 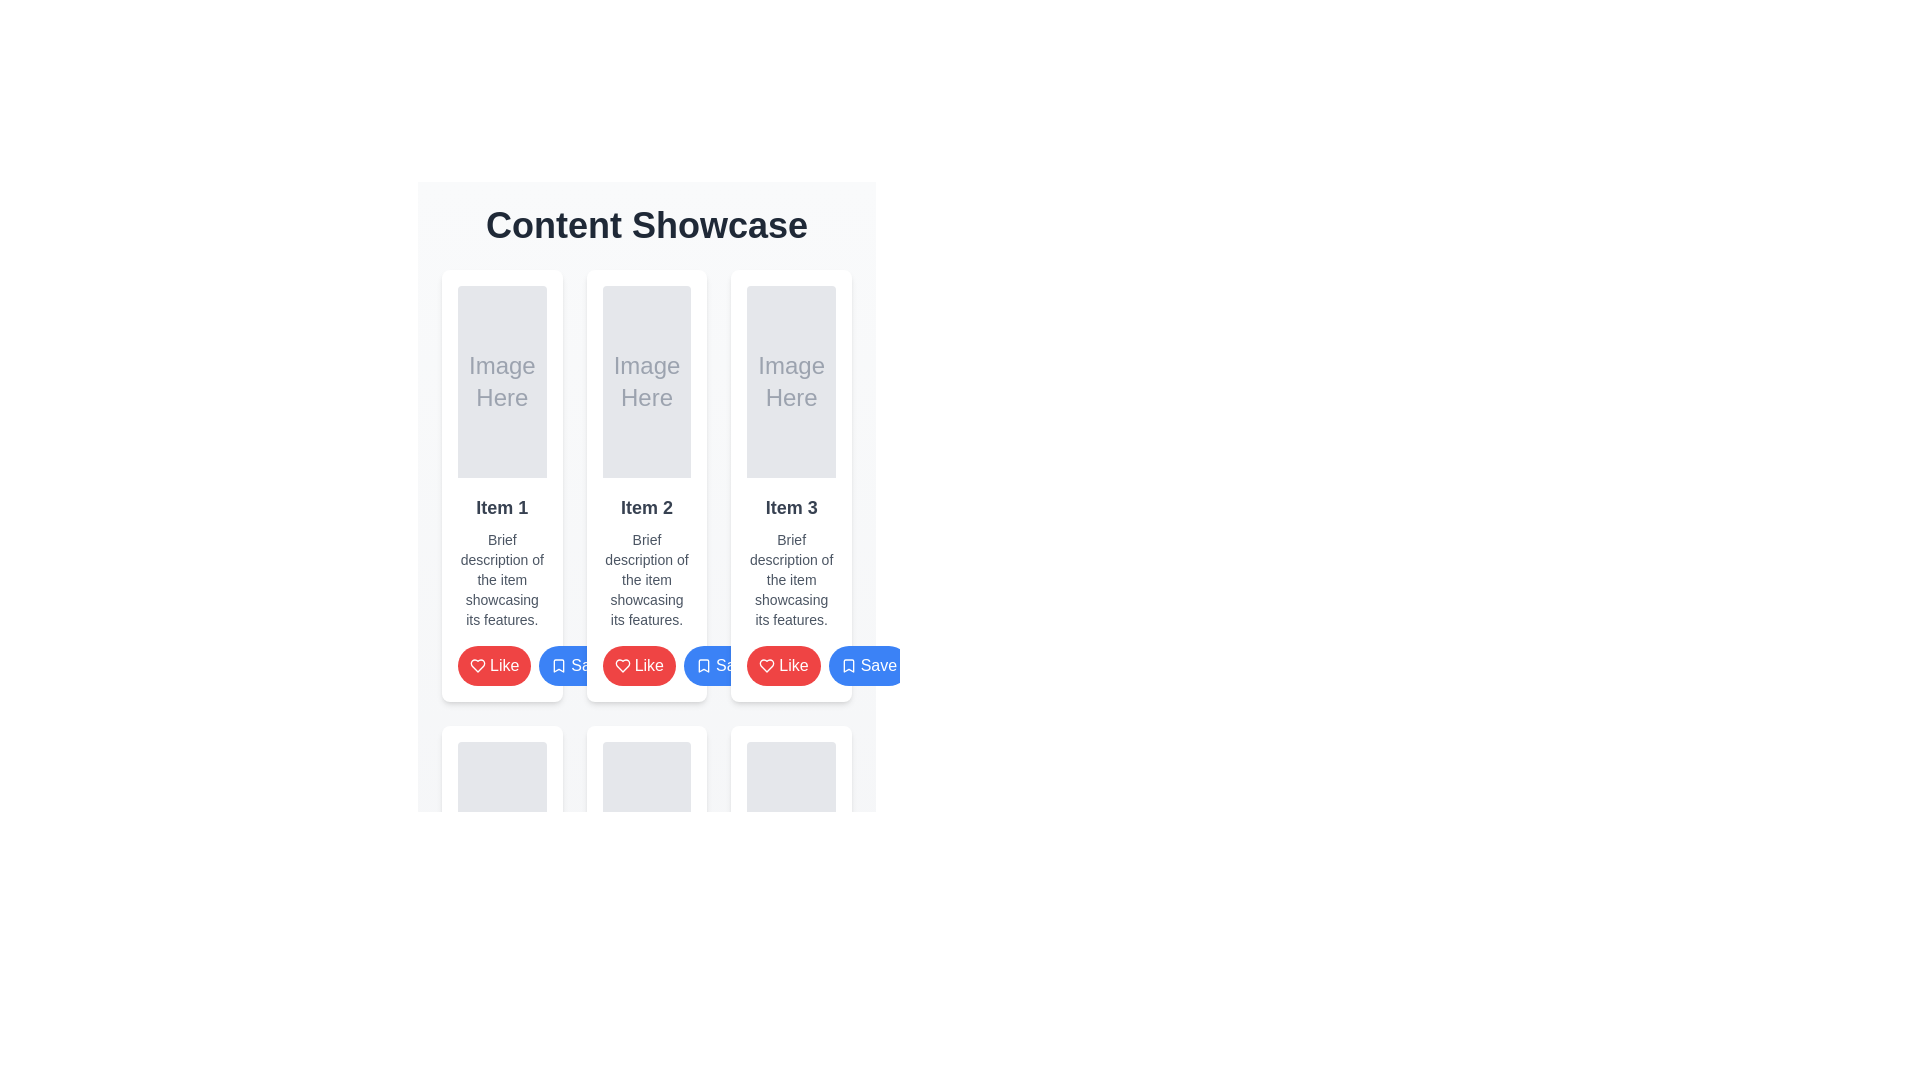 What do you see at coordinates (790, 666) in the screenshot?
I see `the leftmost 'like' button located below the description of 'Item 3'` at bounding box center [790, 666].